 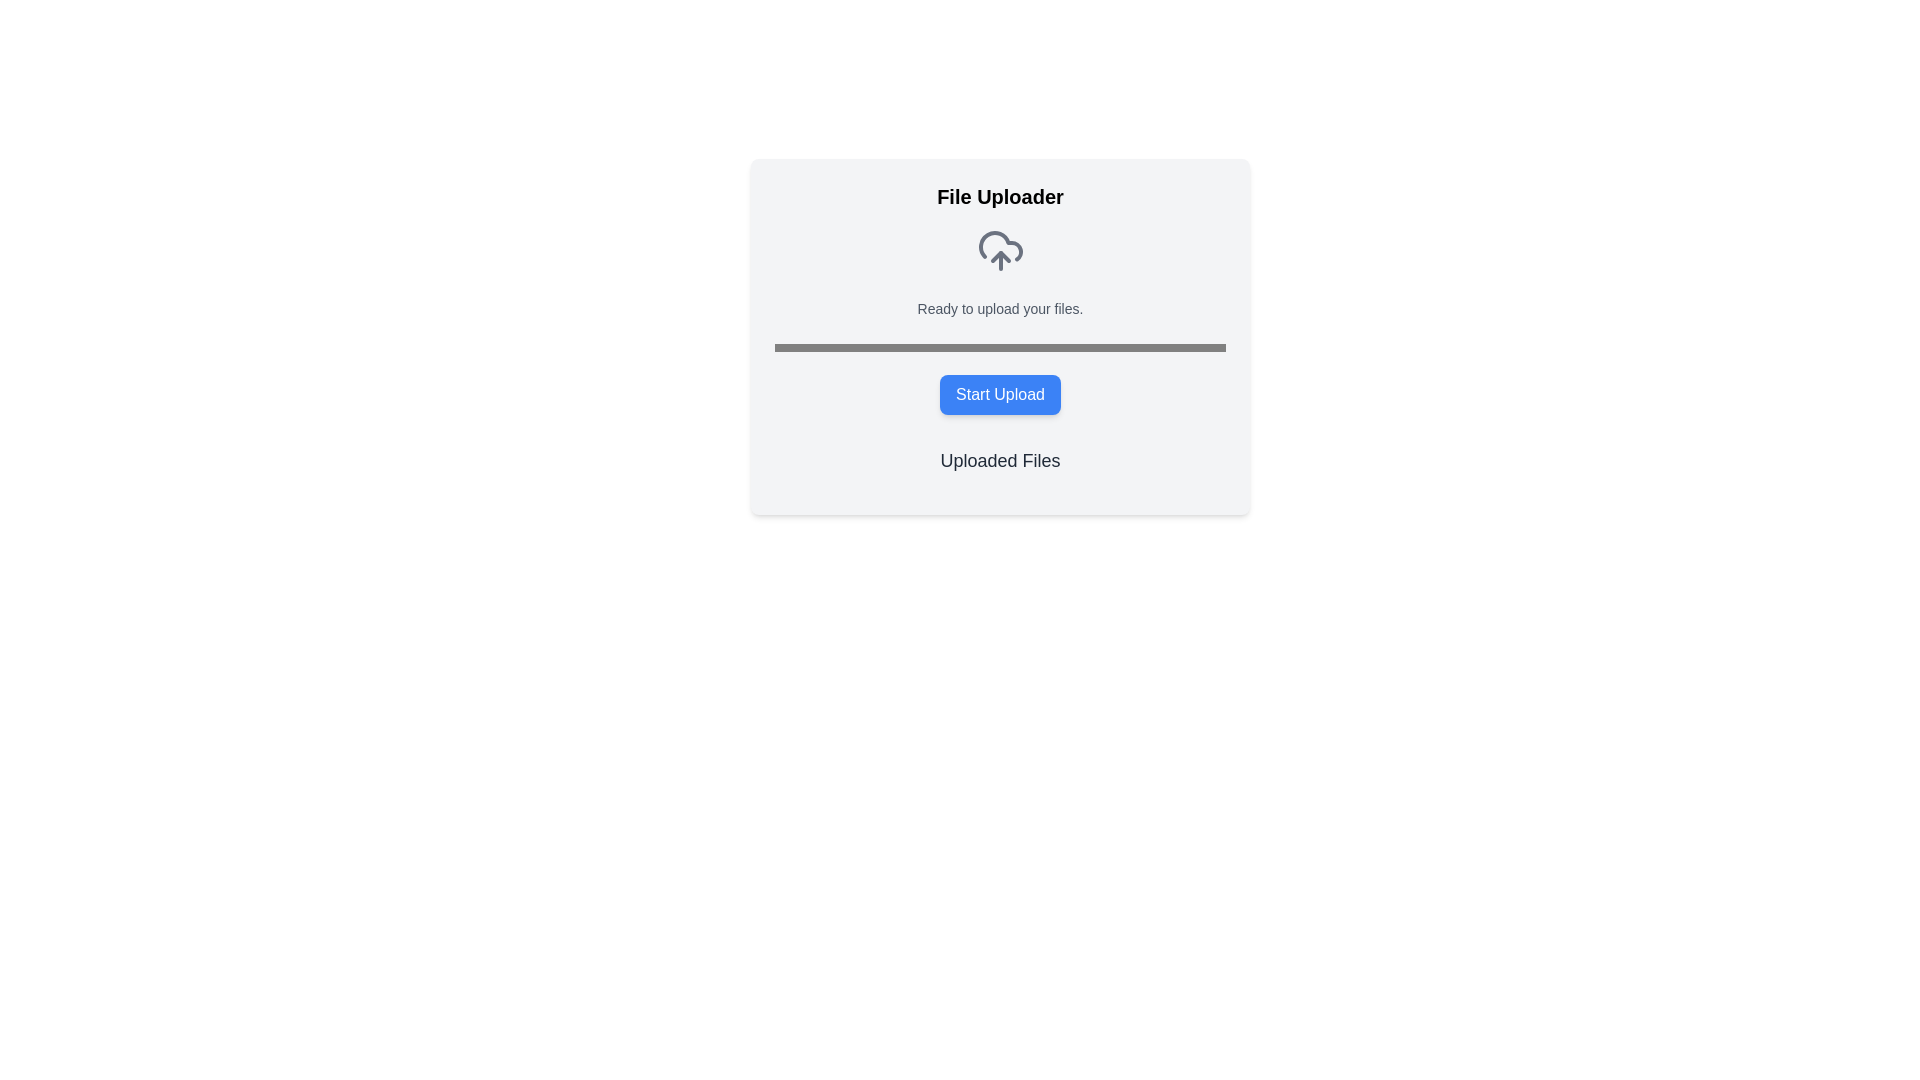 What do you see at coordinates (1000, 394) in the screenshot?
I see `the upload button in the file uploader interface for accessibility interaction` at bounding box center [1000, 394].